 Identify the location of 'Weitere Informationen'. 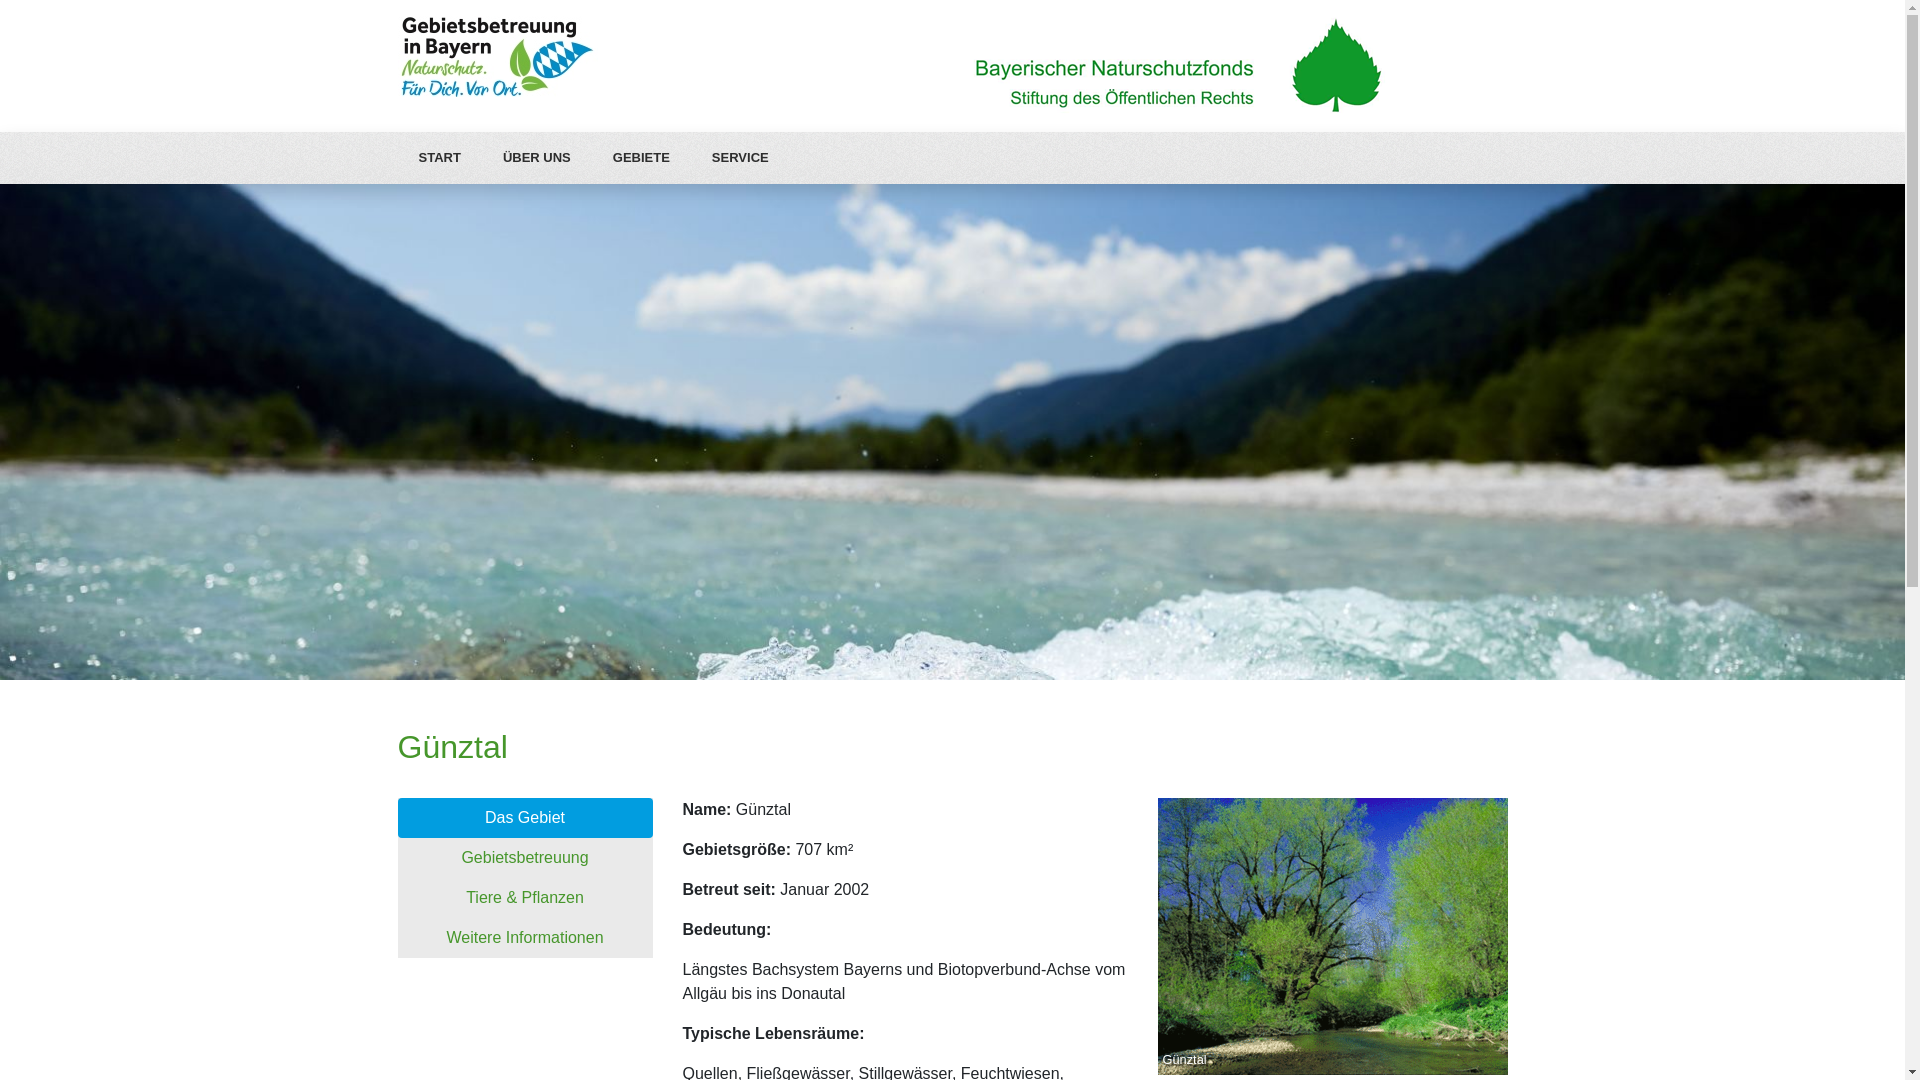
(398, 937).